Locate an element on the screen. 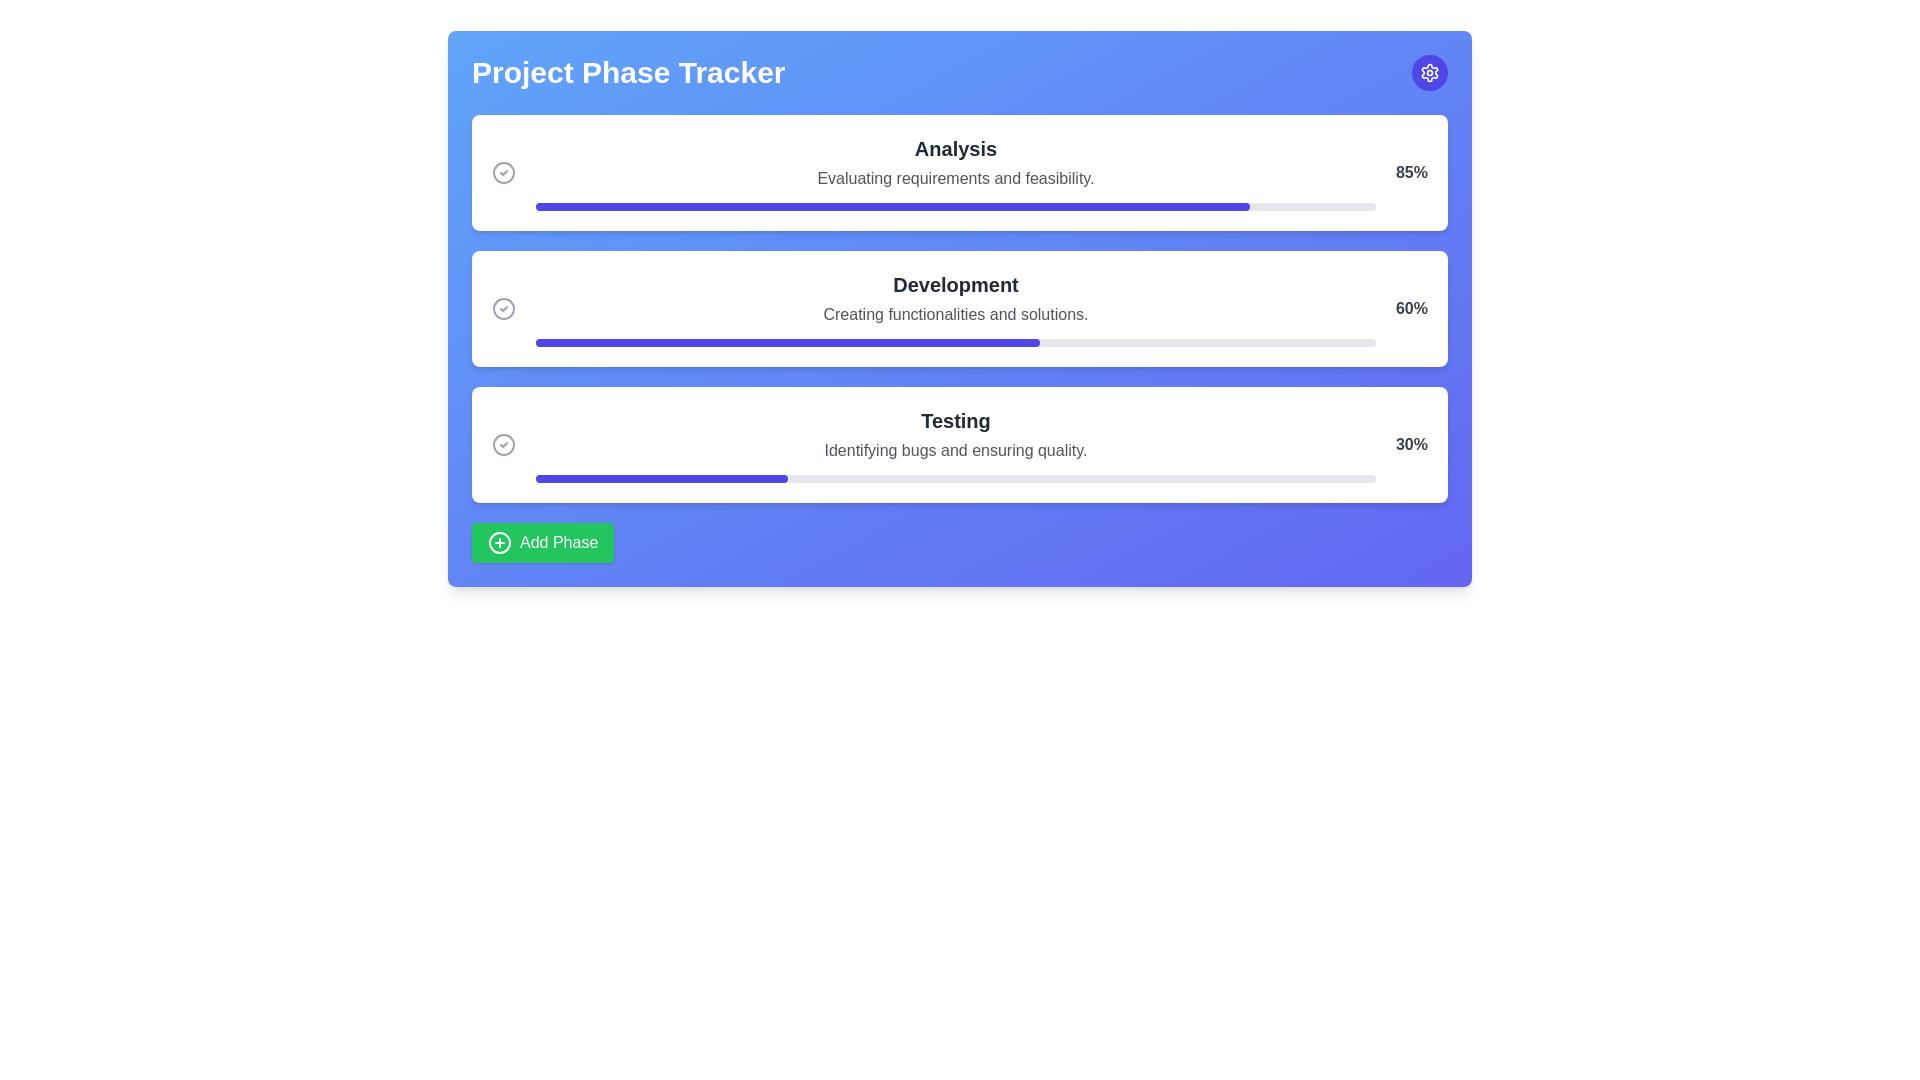  the button located near the bottom-left corner of the main section, below the 'Testing' progress bar is located at coordinates (543, 543).